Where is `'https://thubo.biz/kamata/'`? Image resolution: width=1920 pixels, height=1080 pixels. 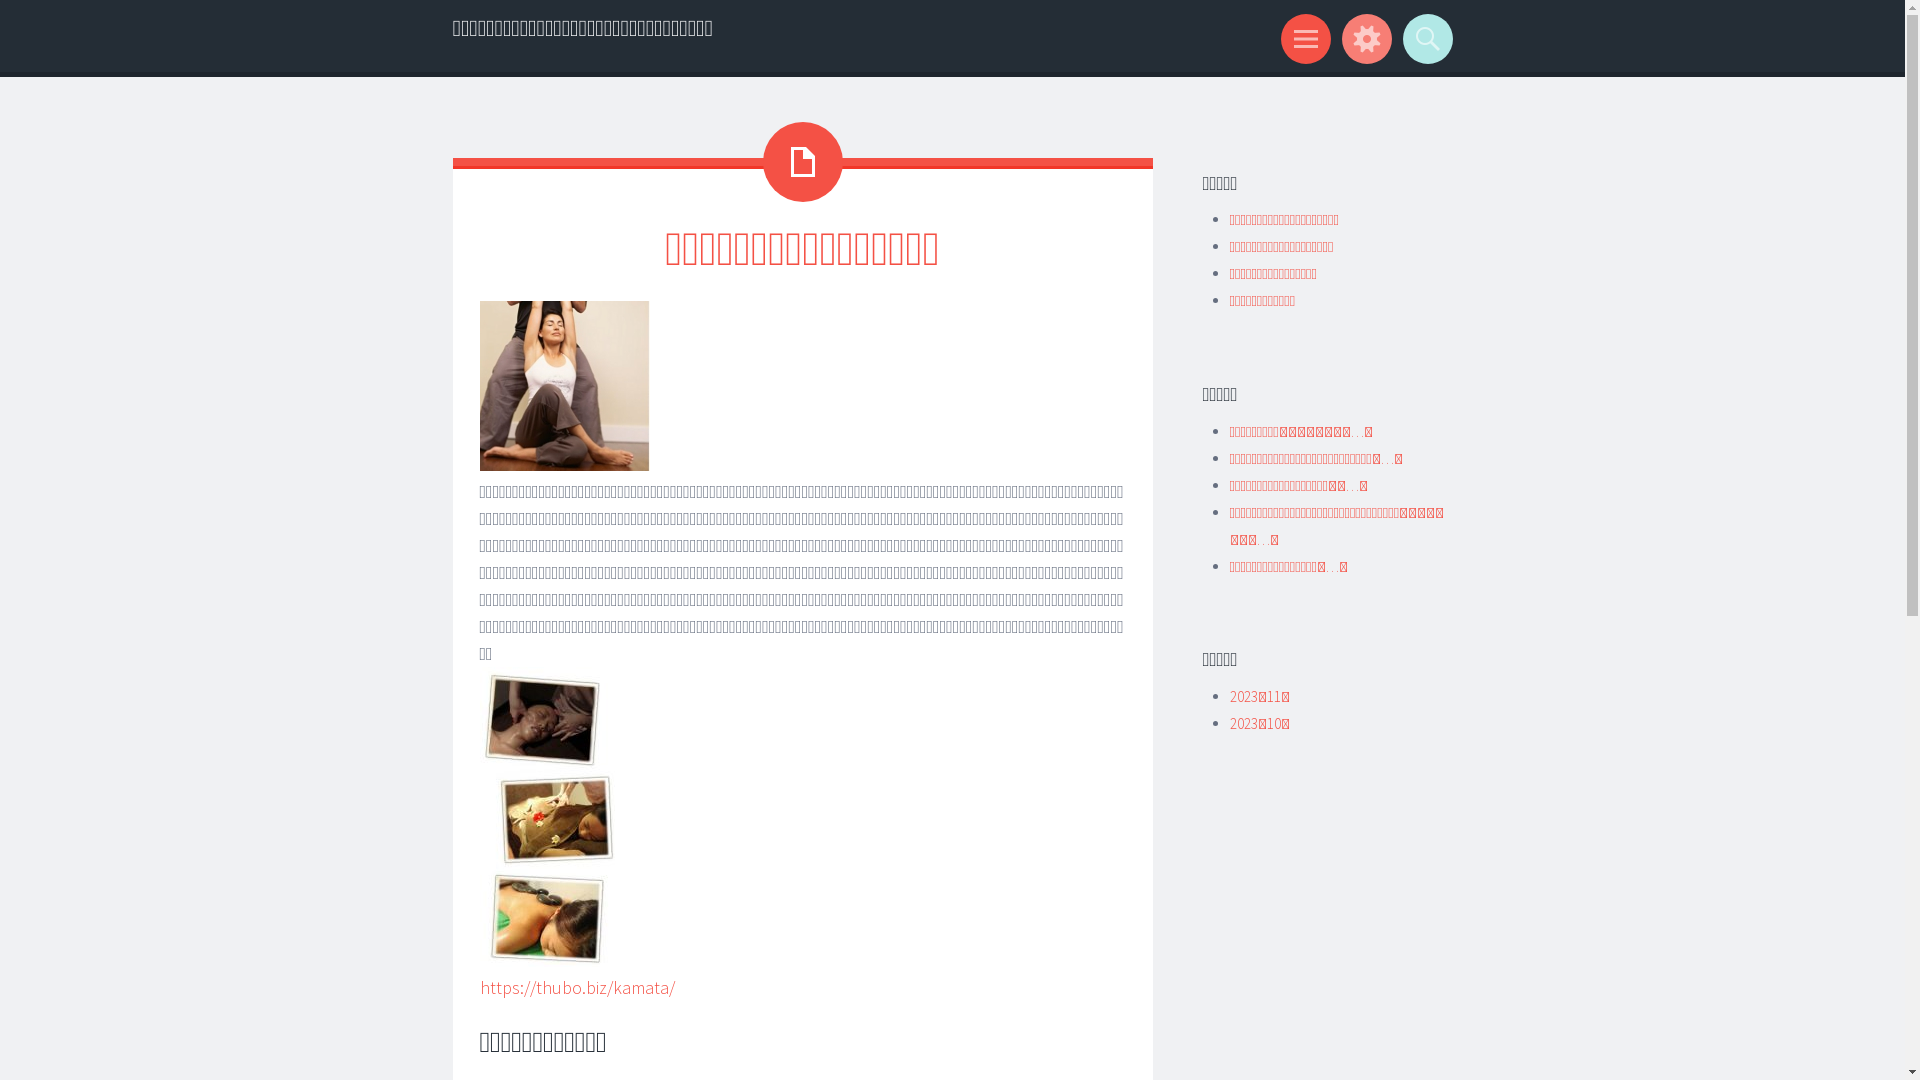 'https://thubo.biz/kamata/' is located at coordinates (576, 986).